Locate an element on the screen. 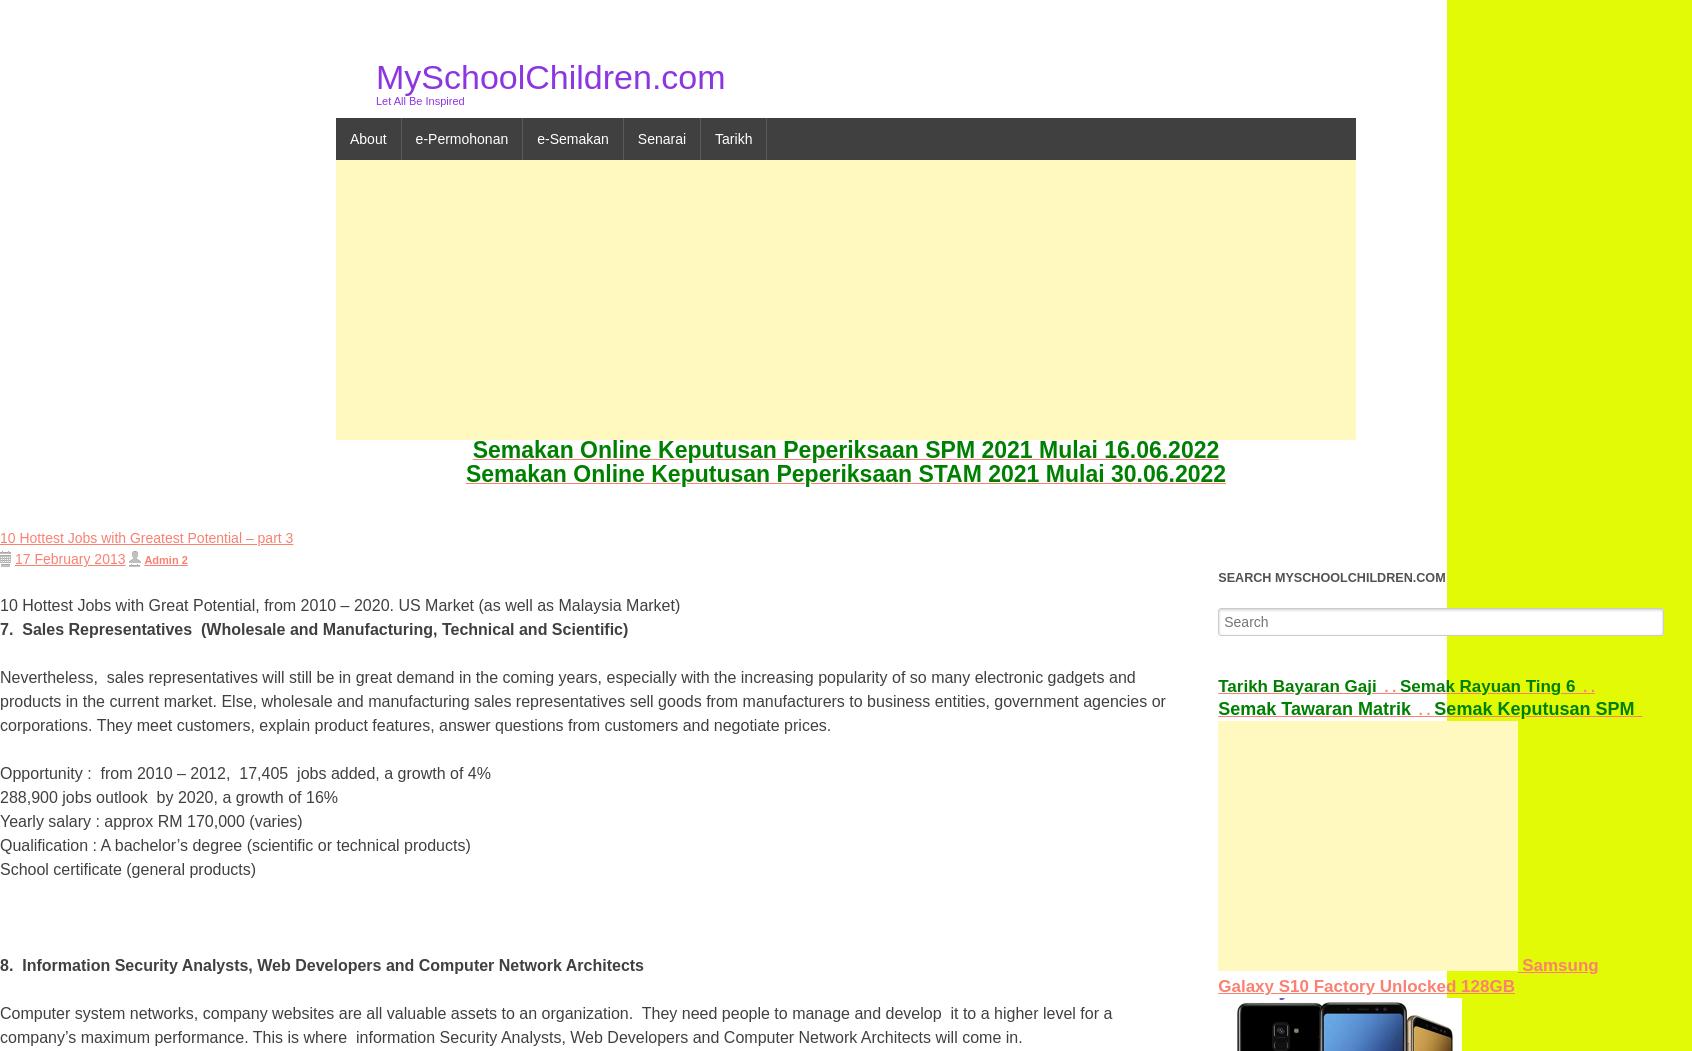 The image size is (1692, 1051). 'Tarikh Bayaran Gaji' is located at coordinates (1295, 685).